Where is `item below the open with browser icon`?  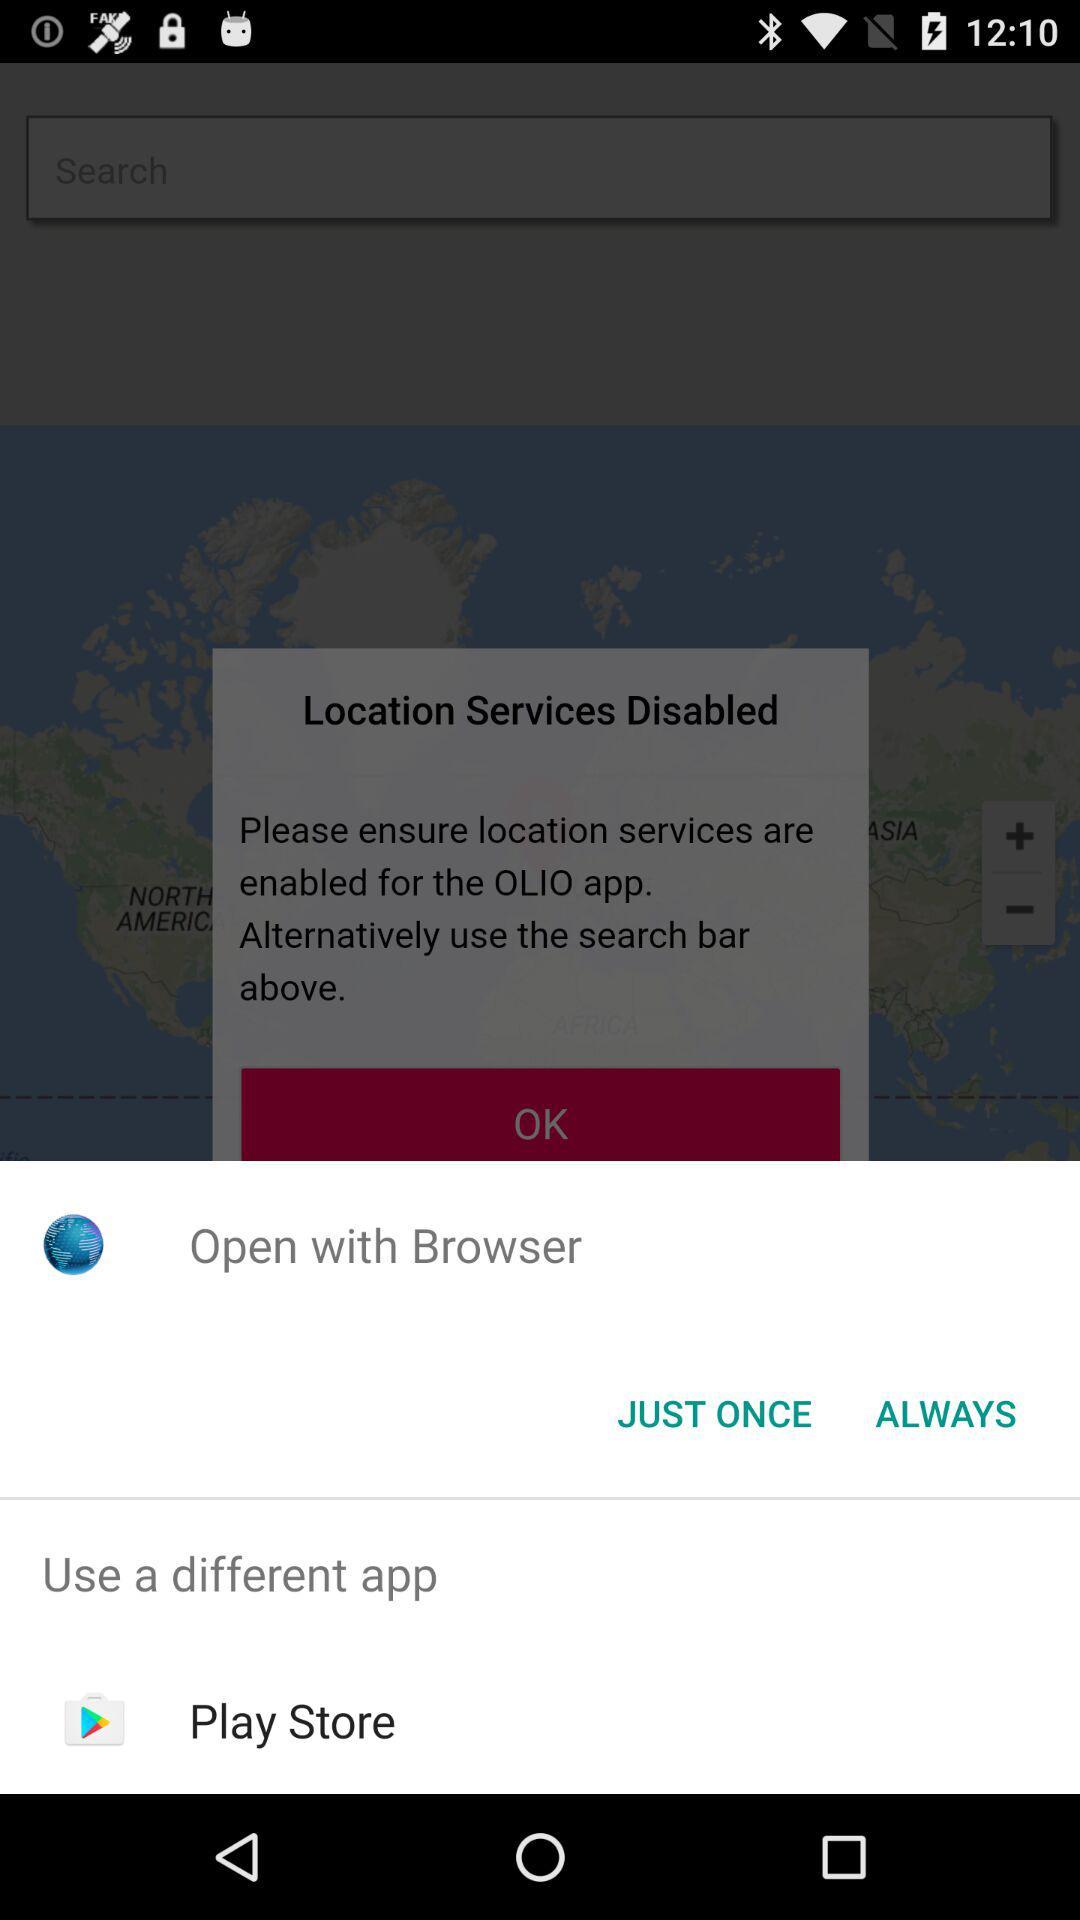 item below the open with browser icon is located at coordinates (945, 1411).